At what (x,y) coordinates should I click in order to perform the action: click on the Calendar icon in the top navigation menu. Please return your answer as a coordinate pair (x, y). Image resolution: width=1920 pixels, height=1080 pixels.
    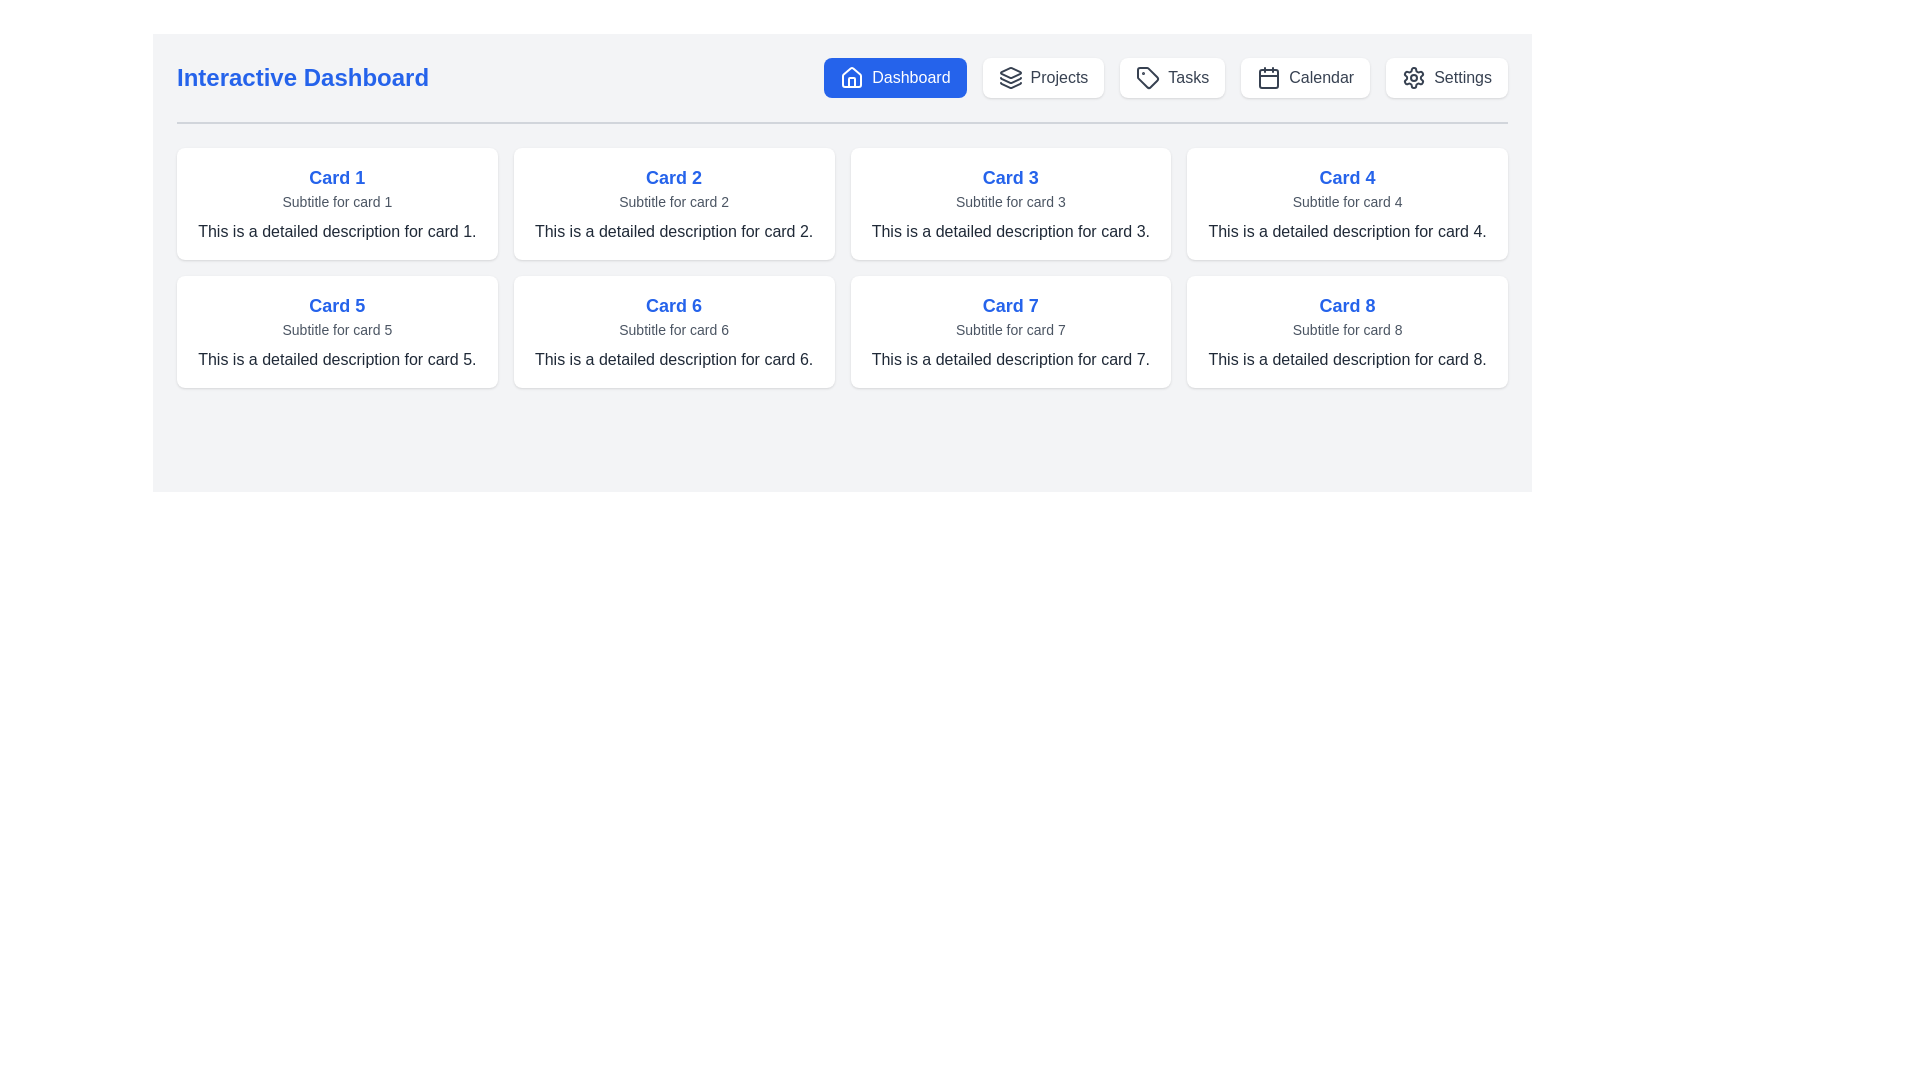
    Looking at the image, I should click on (1267, 76).